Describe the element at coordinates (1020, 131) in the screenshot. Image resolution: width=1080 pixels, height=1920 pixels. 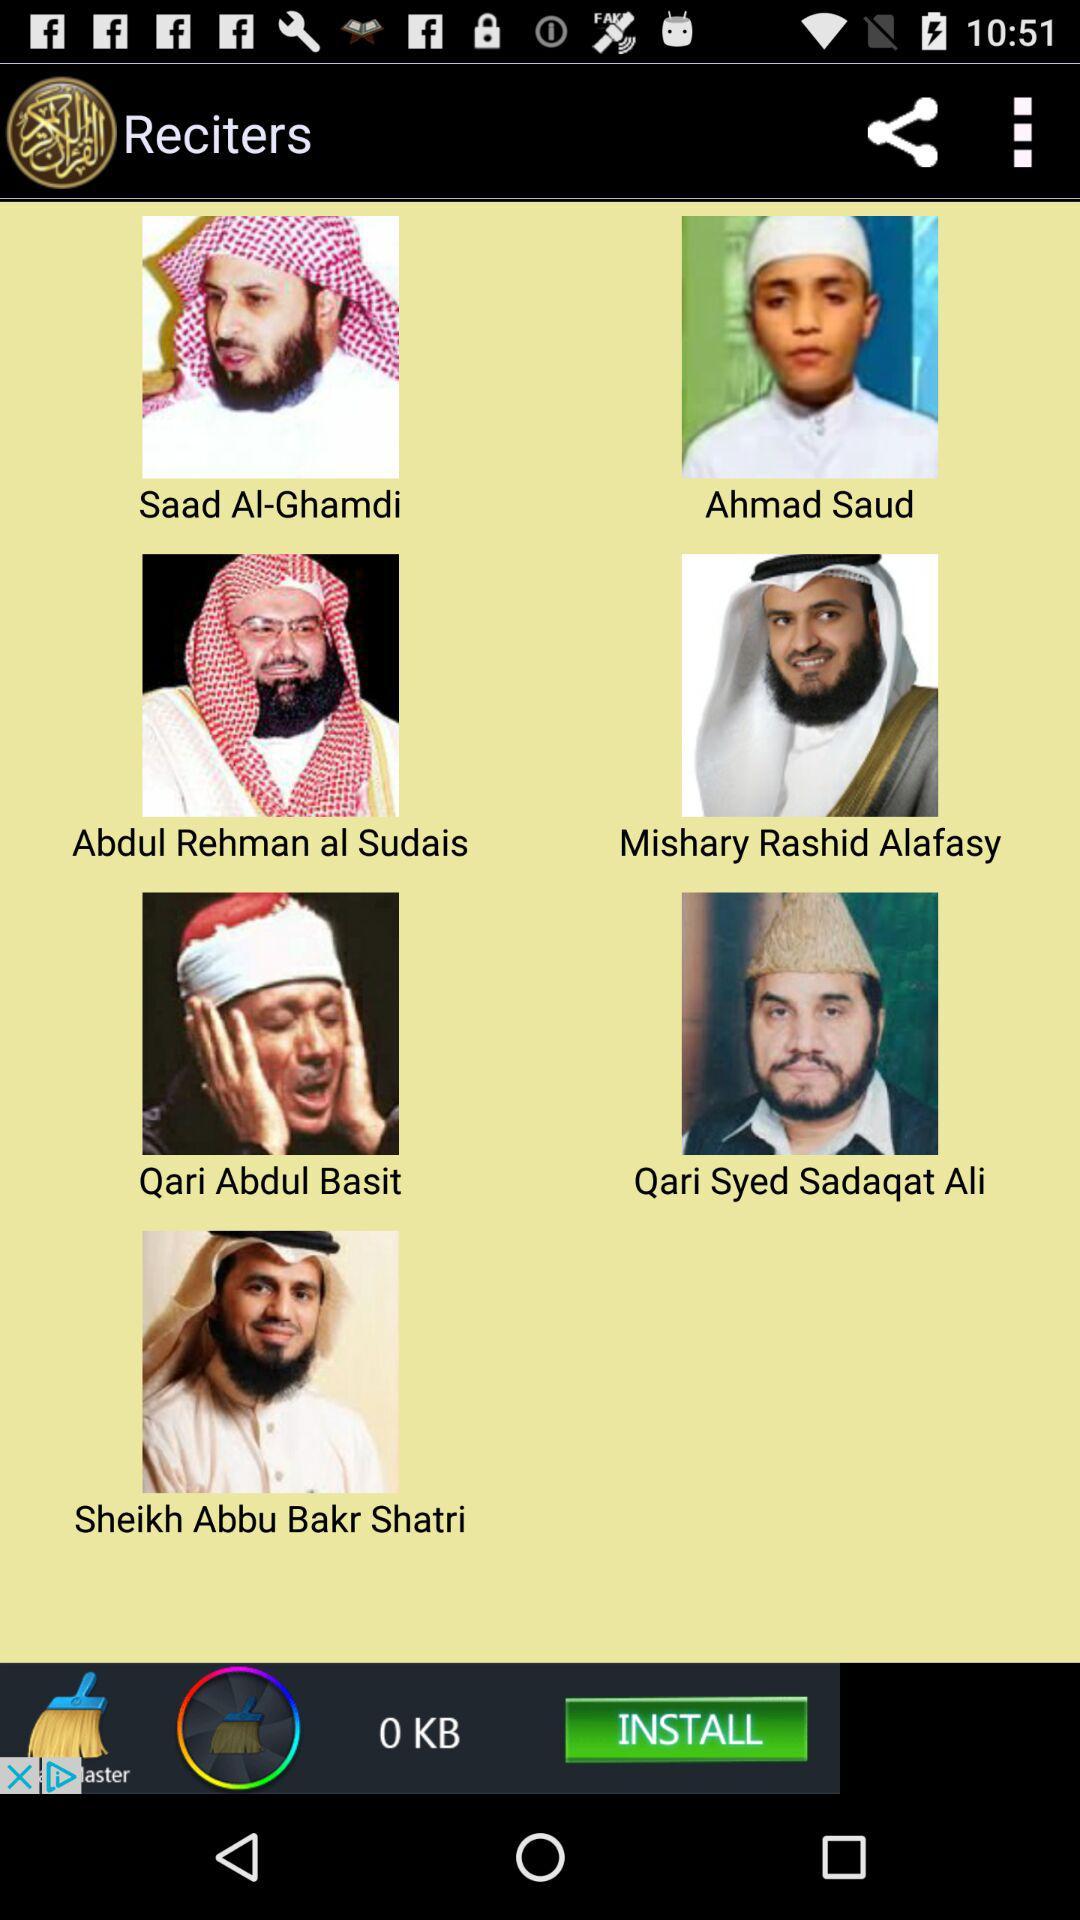
I see `customize and control` at that location.